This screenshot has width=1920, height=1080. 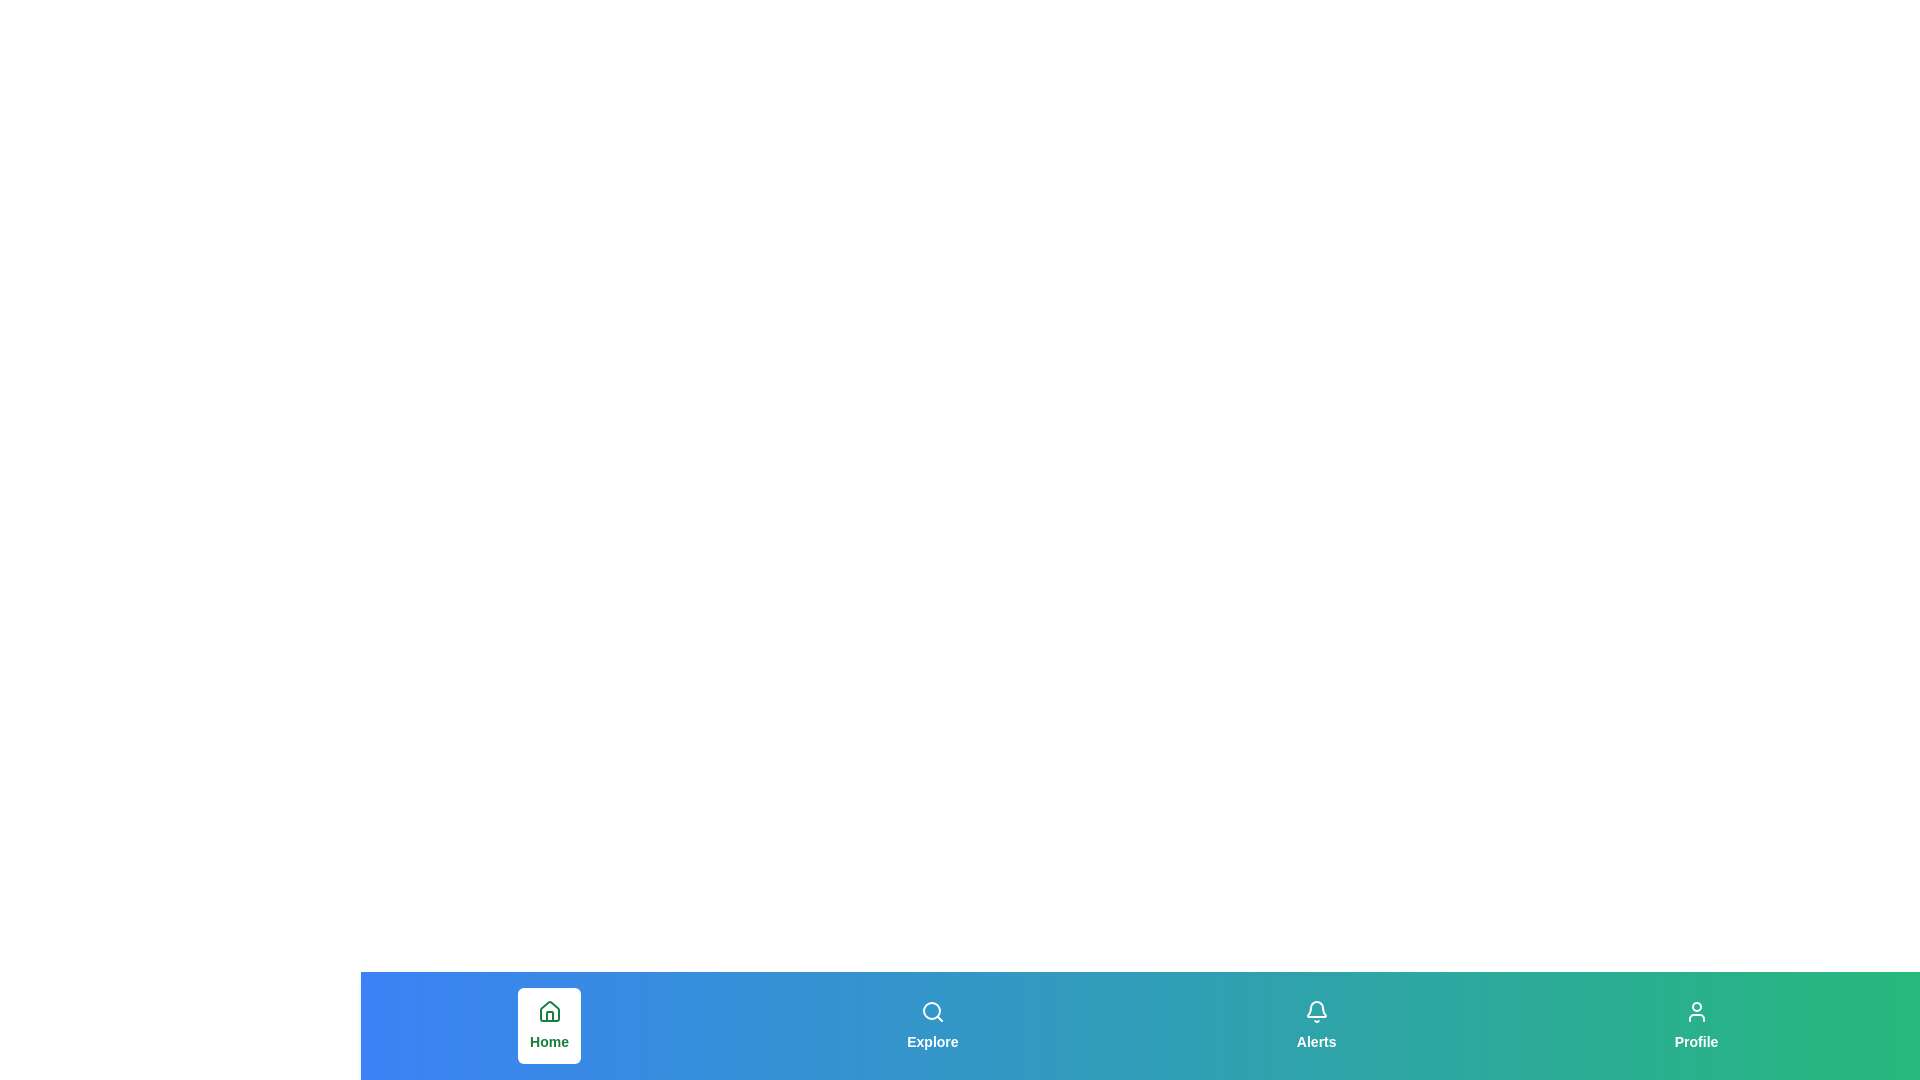 I want to click on the tab corresponding to Explore, so click(x=931, y=1026).